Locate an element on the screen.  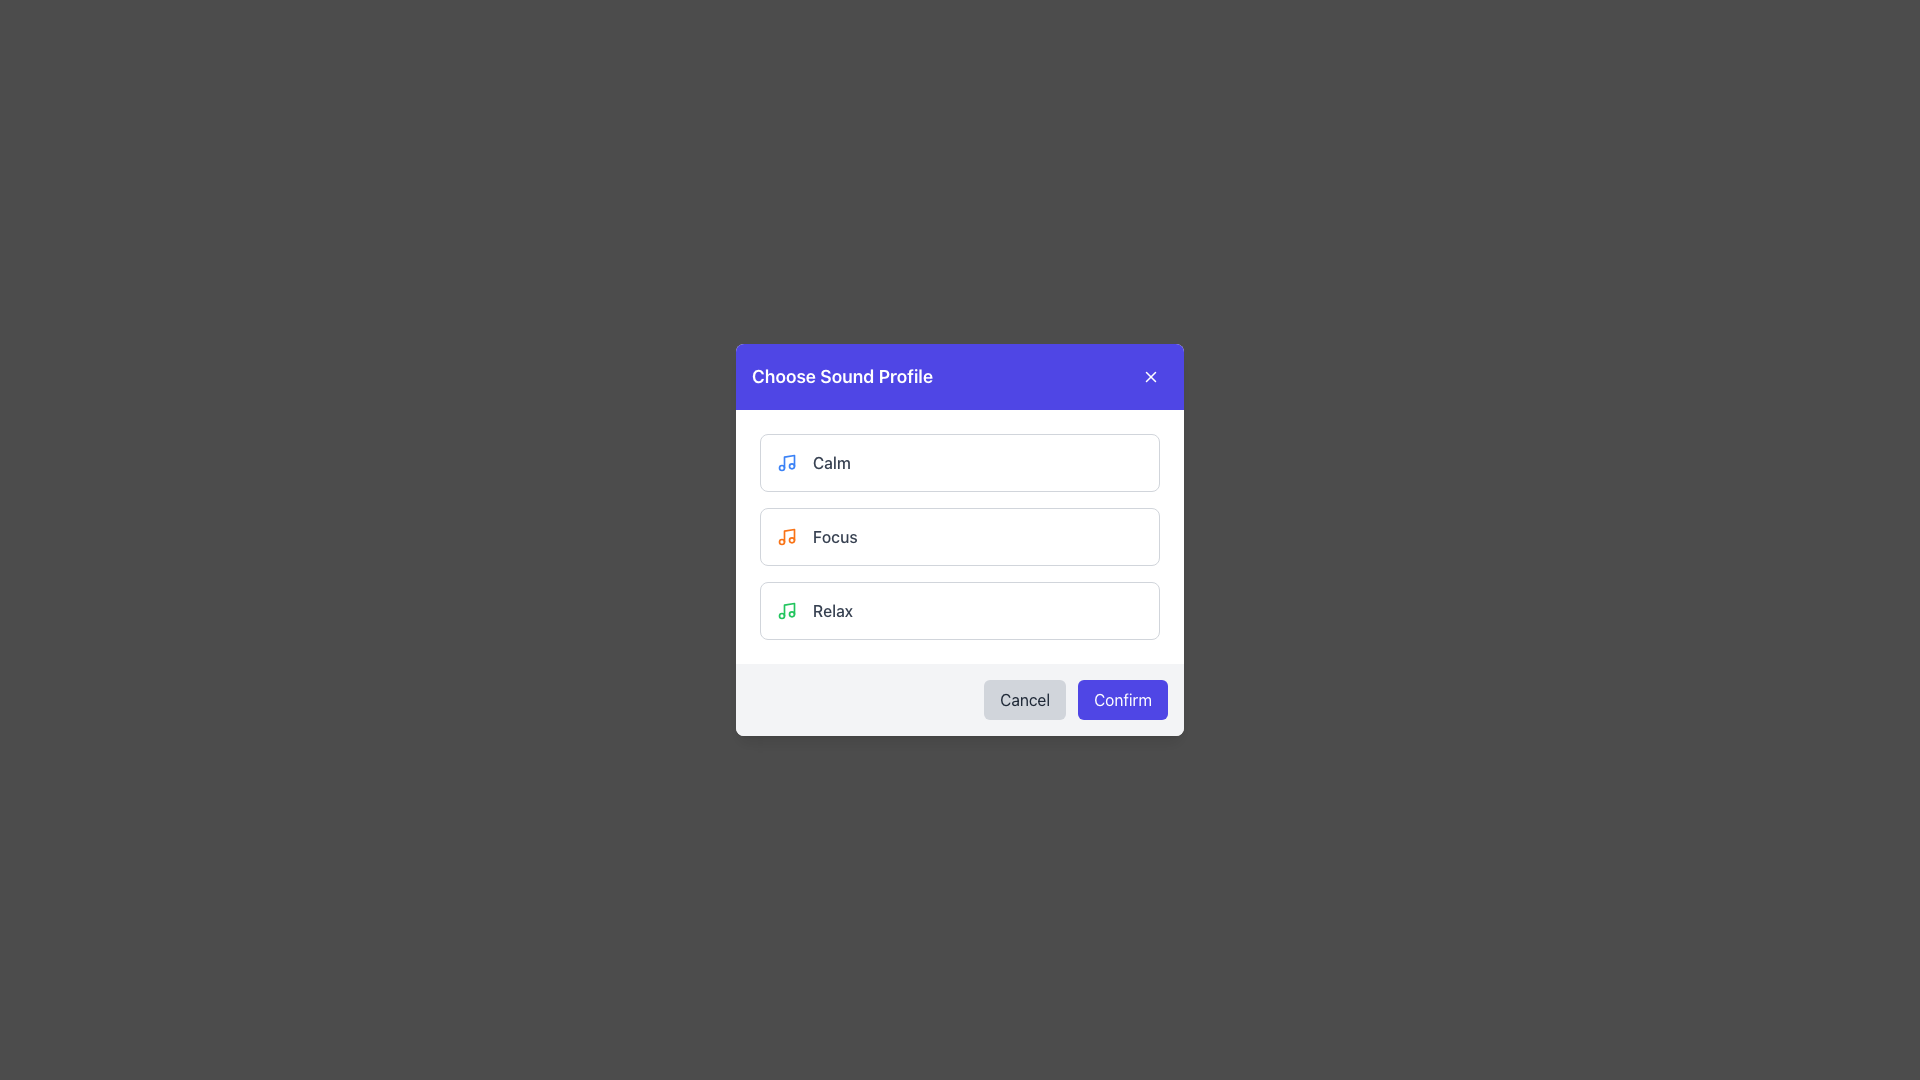
the 'Relax' text label is located at coordinates (833, 609).